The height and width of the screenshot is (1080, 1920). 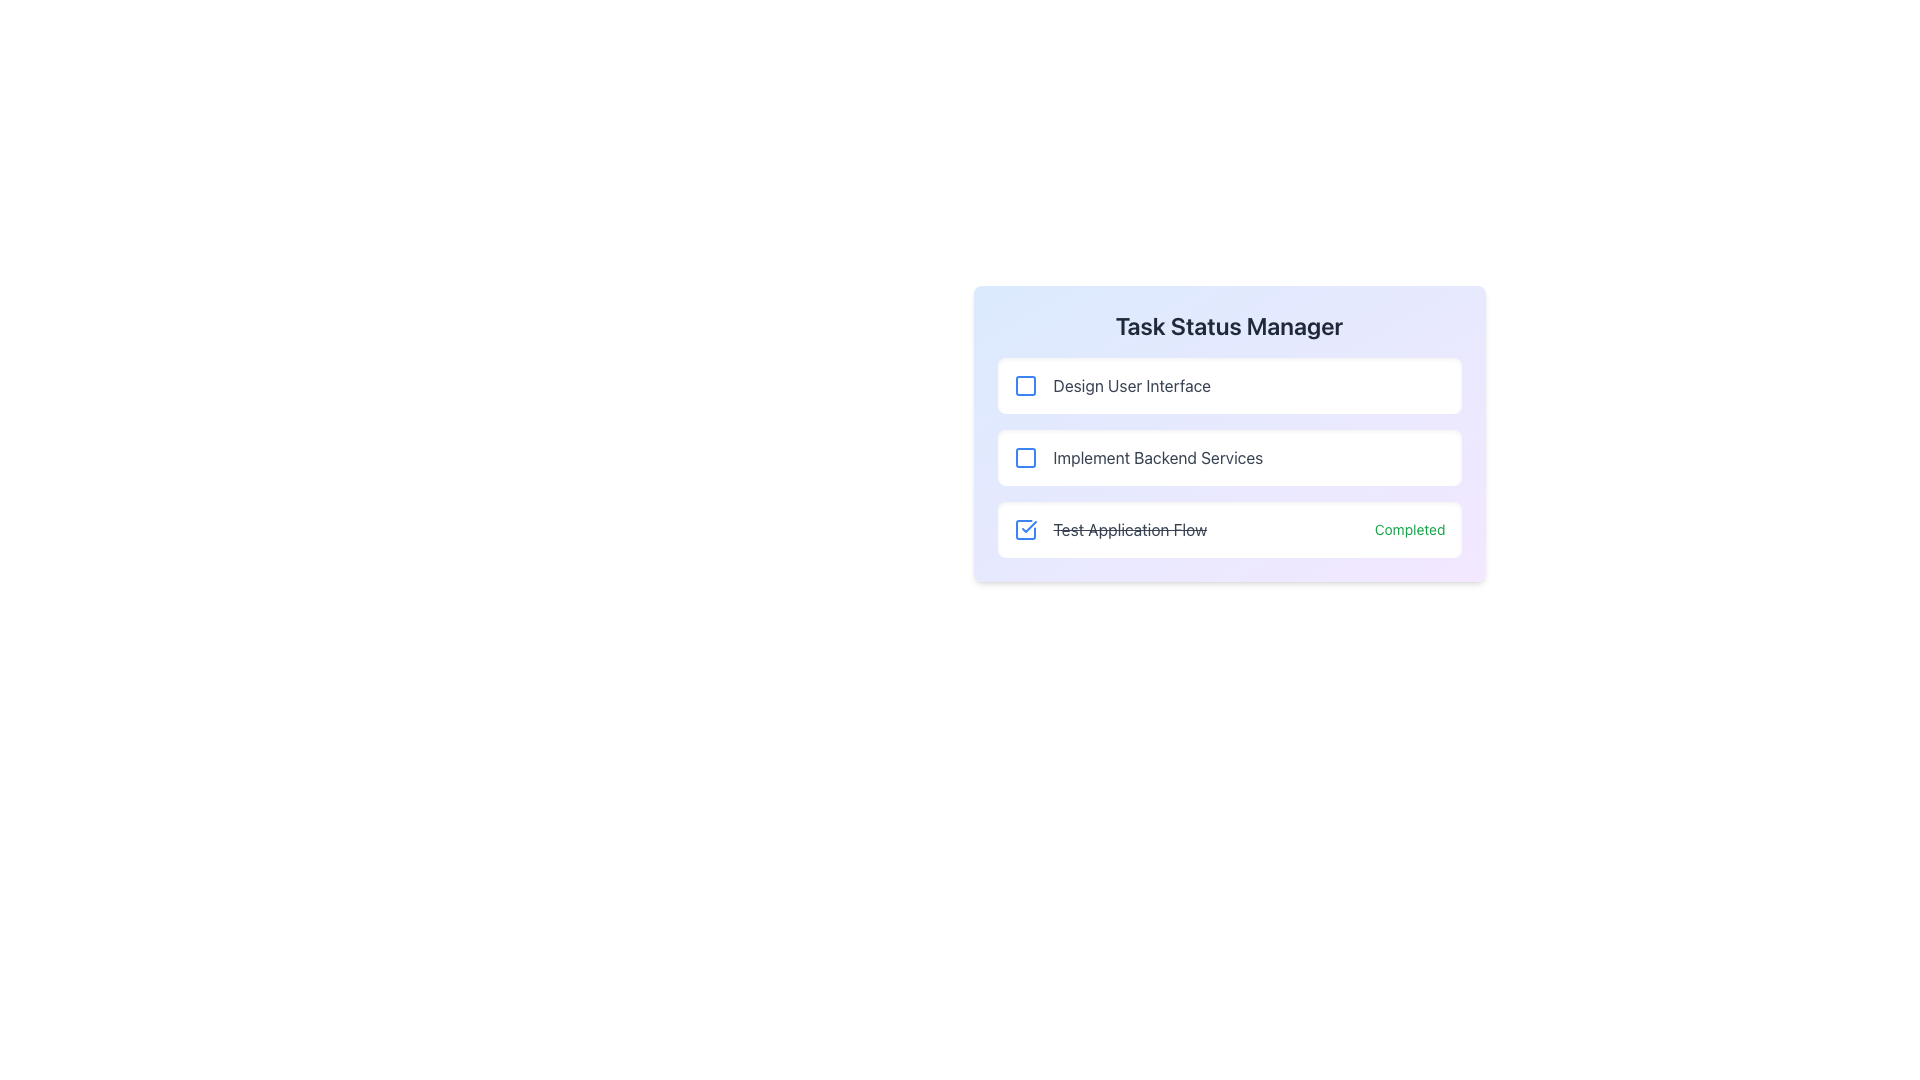 I want to click on the checkbox in the task list item labeled 'Design User Interface', so click(x=1228, y=385).